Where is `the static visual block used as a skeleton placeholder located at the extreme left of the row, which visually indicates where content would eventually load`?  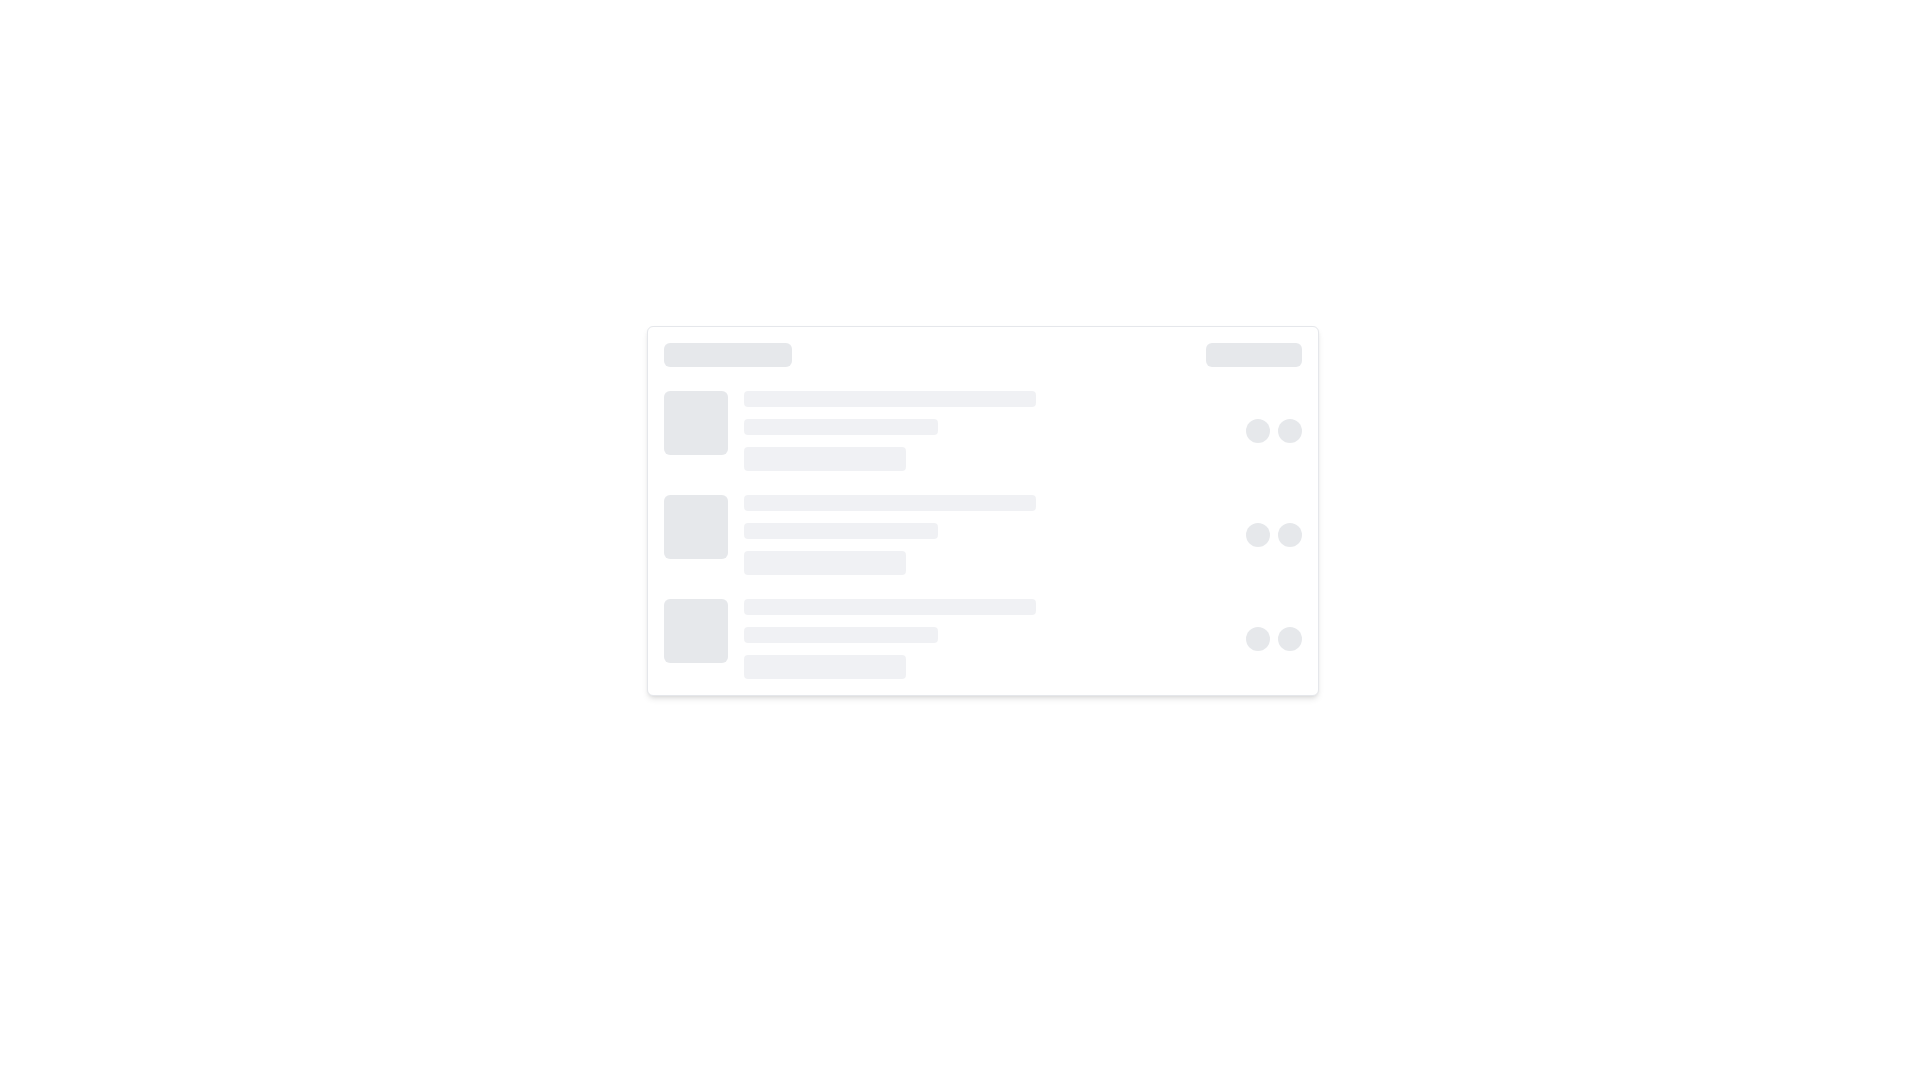 the static visual block used as a skeleton placeholder located at the extreme left of the row, which visually indicates where content would eventually load is located at coordinates (696, 526).